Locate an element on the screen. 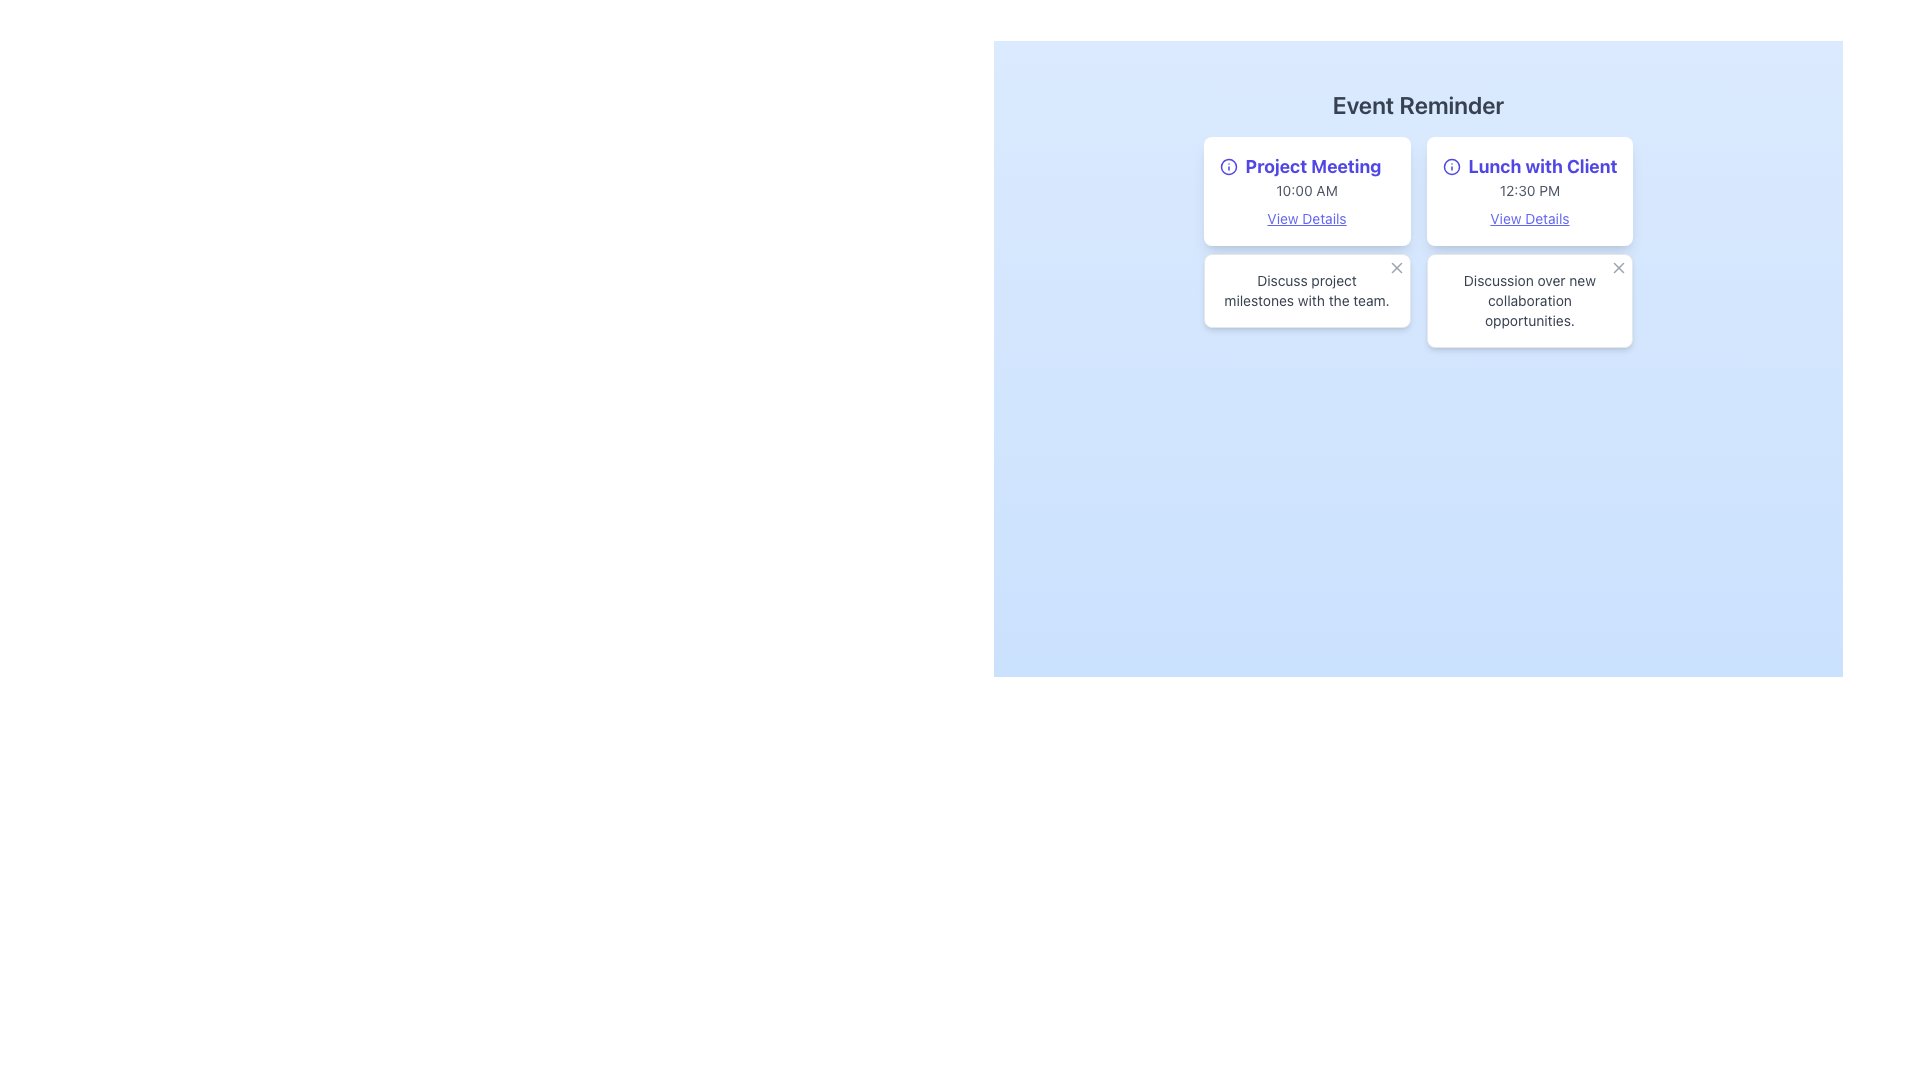 Image resolution: width=1920 pixels, height=1080 pixels. the close button located at the top-right corner of the card discussing 'Discussion over new collaboration opportunities' is located at coordinates (1619, 266).